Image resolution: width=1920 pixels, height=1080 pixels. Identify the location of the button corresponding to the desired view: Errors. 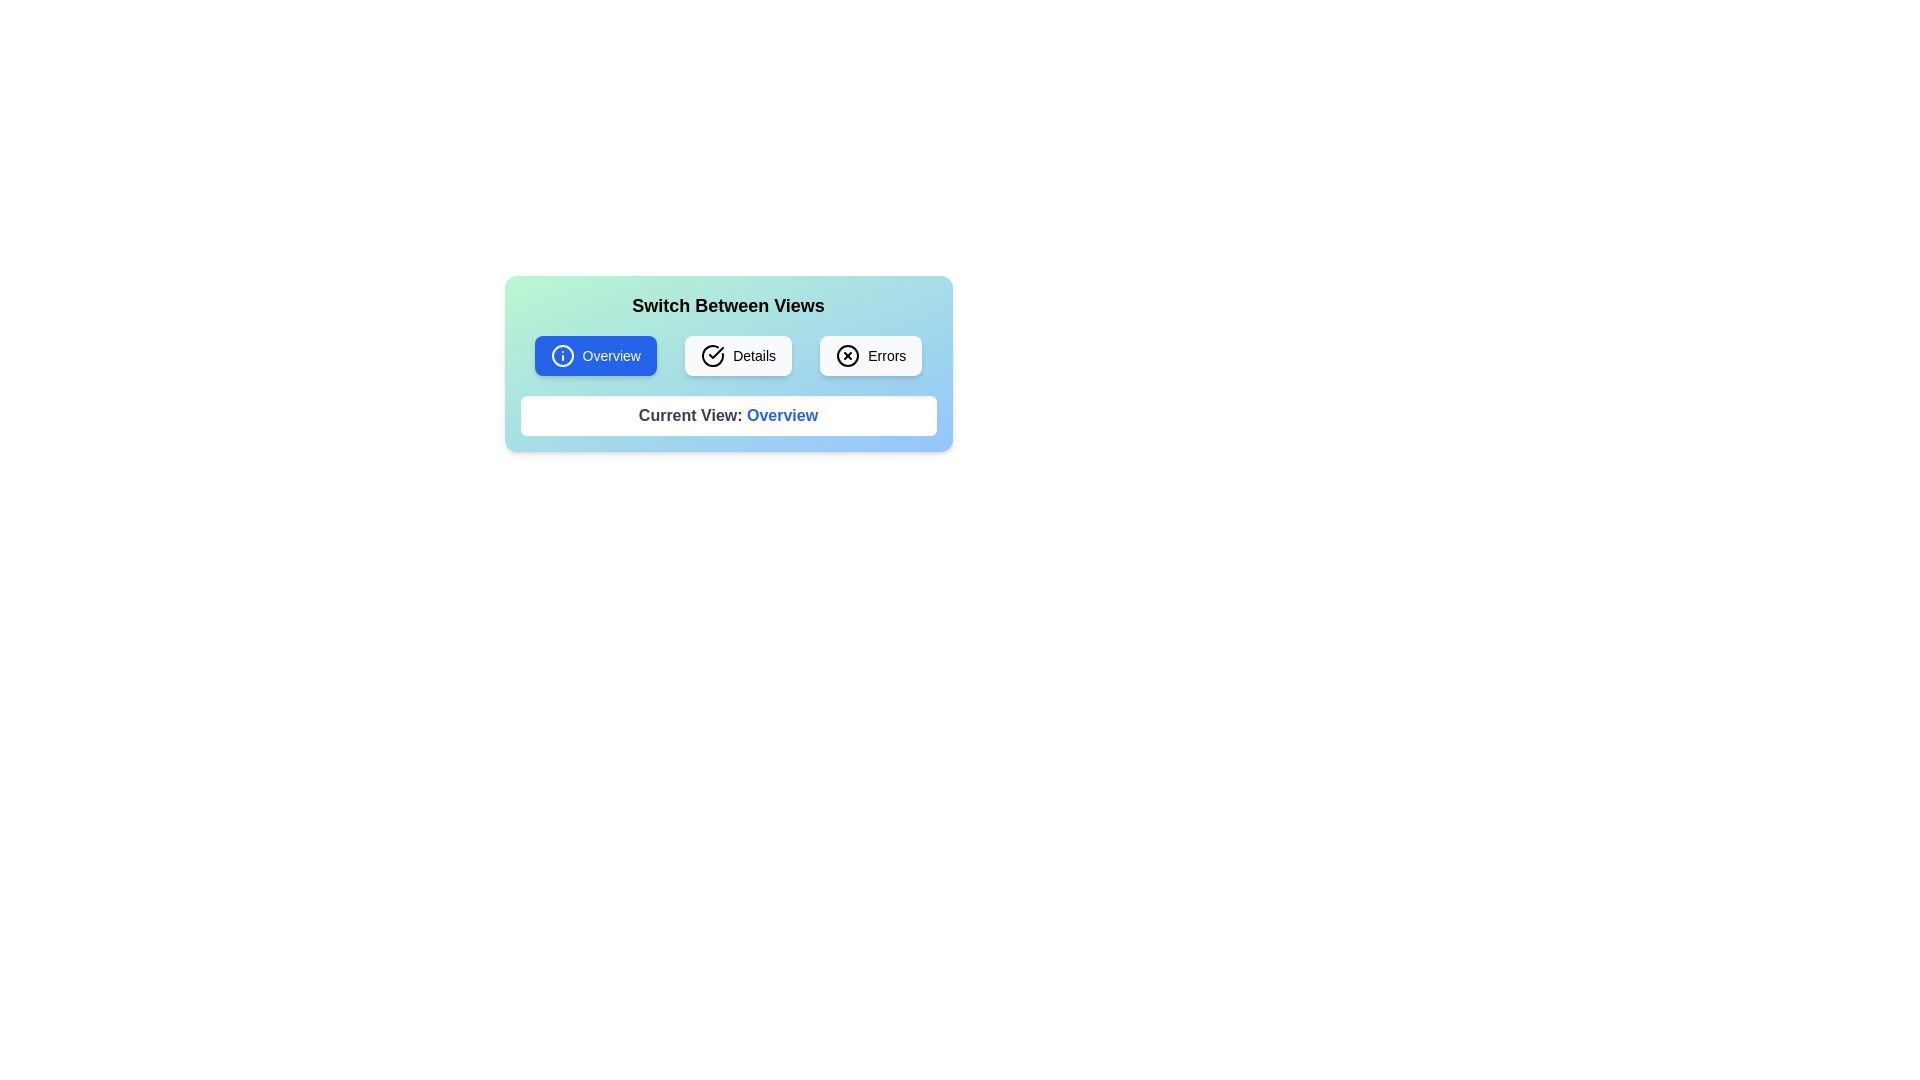
(871, 354).